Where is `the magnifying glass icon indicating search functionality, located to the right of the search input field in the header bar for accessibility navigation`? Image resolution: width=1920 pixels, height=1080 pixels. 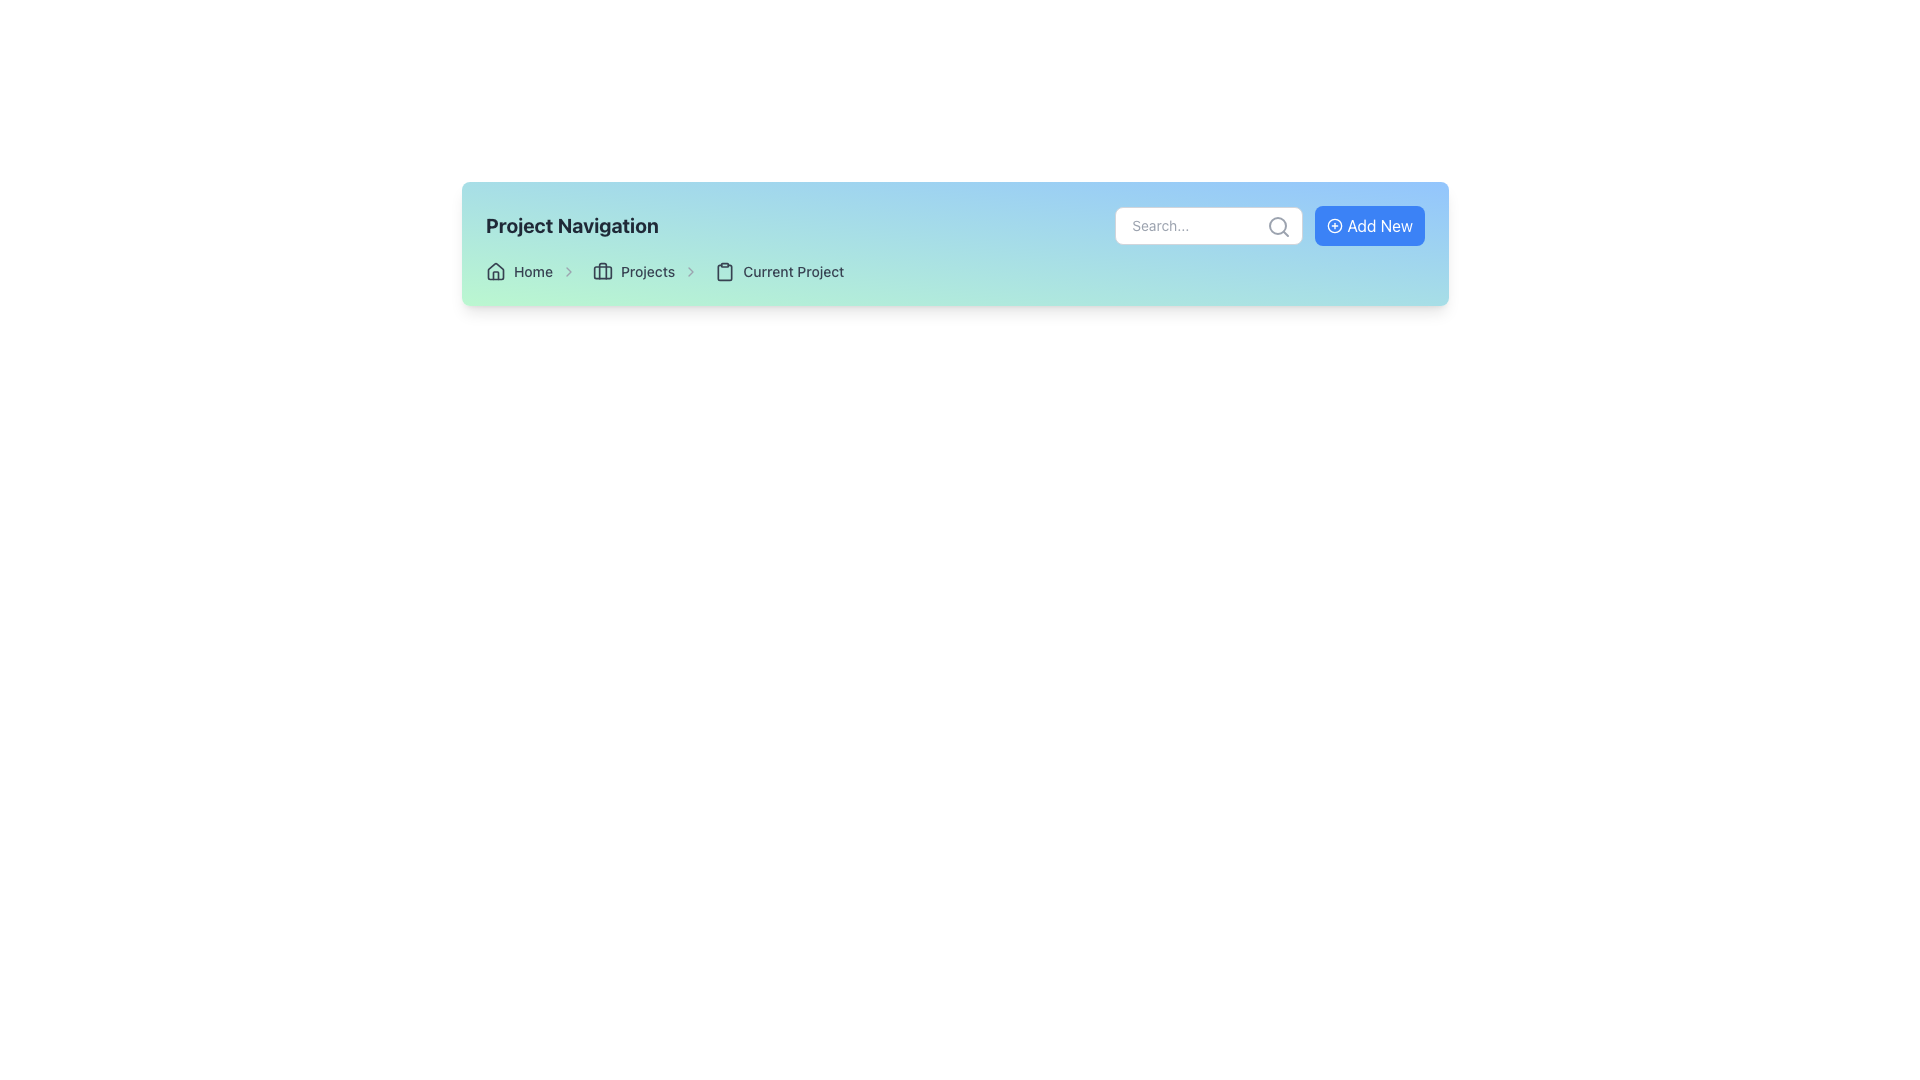 the magnifying glass icon indicating search functionality, located to the right of the search input field in the header bar for accessibility navigation is located at coordinates (1278, 226).